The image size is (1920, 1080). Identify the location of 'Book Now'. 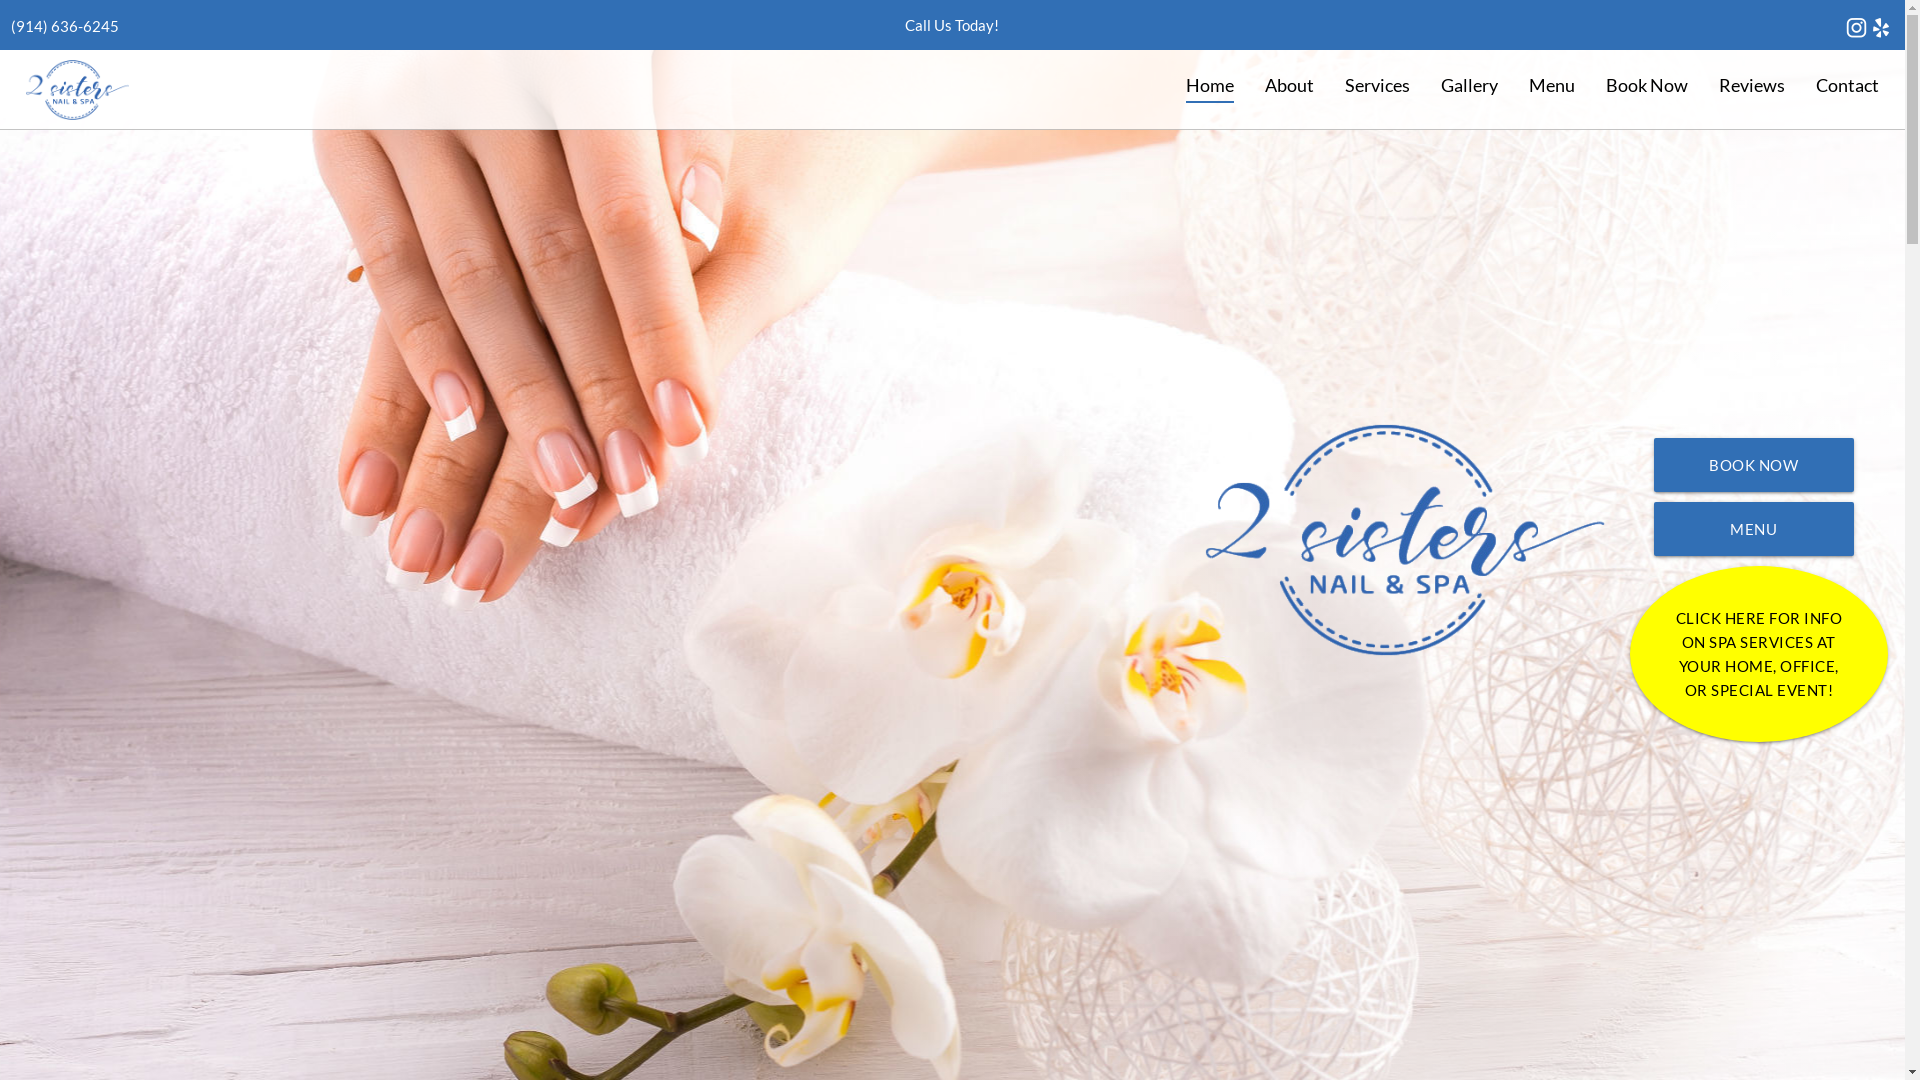
(1646, 84).